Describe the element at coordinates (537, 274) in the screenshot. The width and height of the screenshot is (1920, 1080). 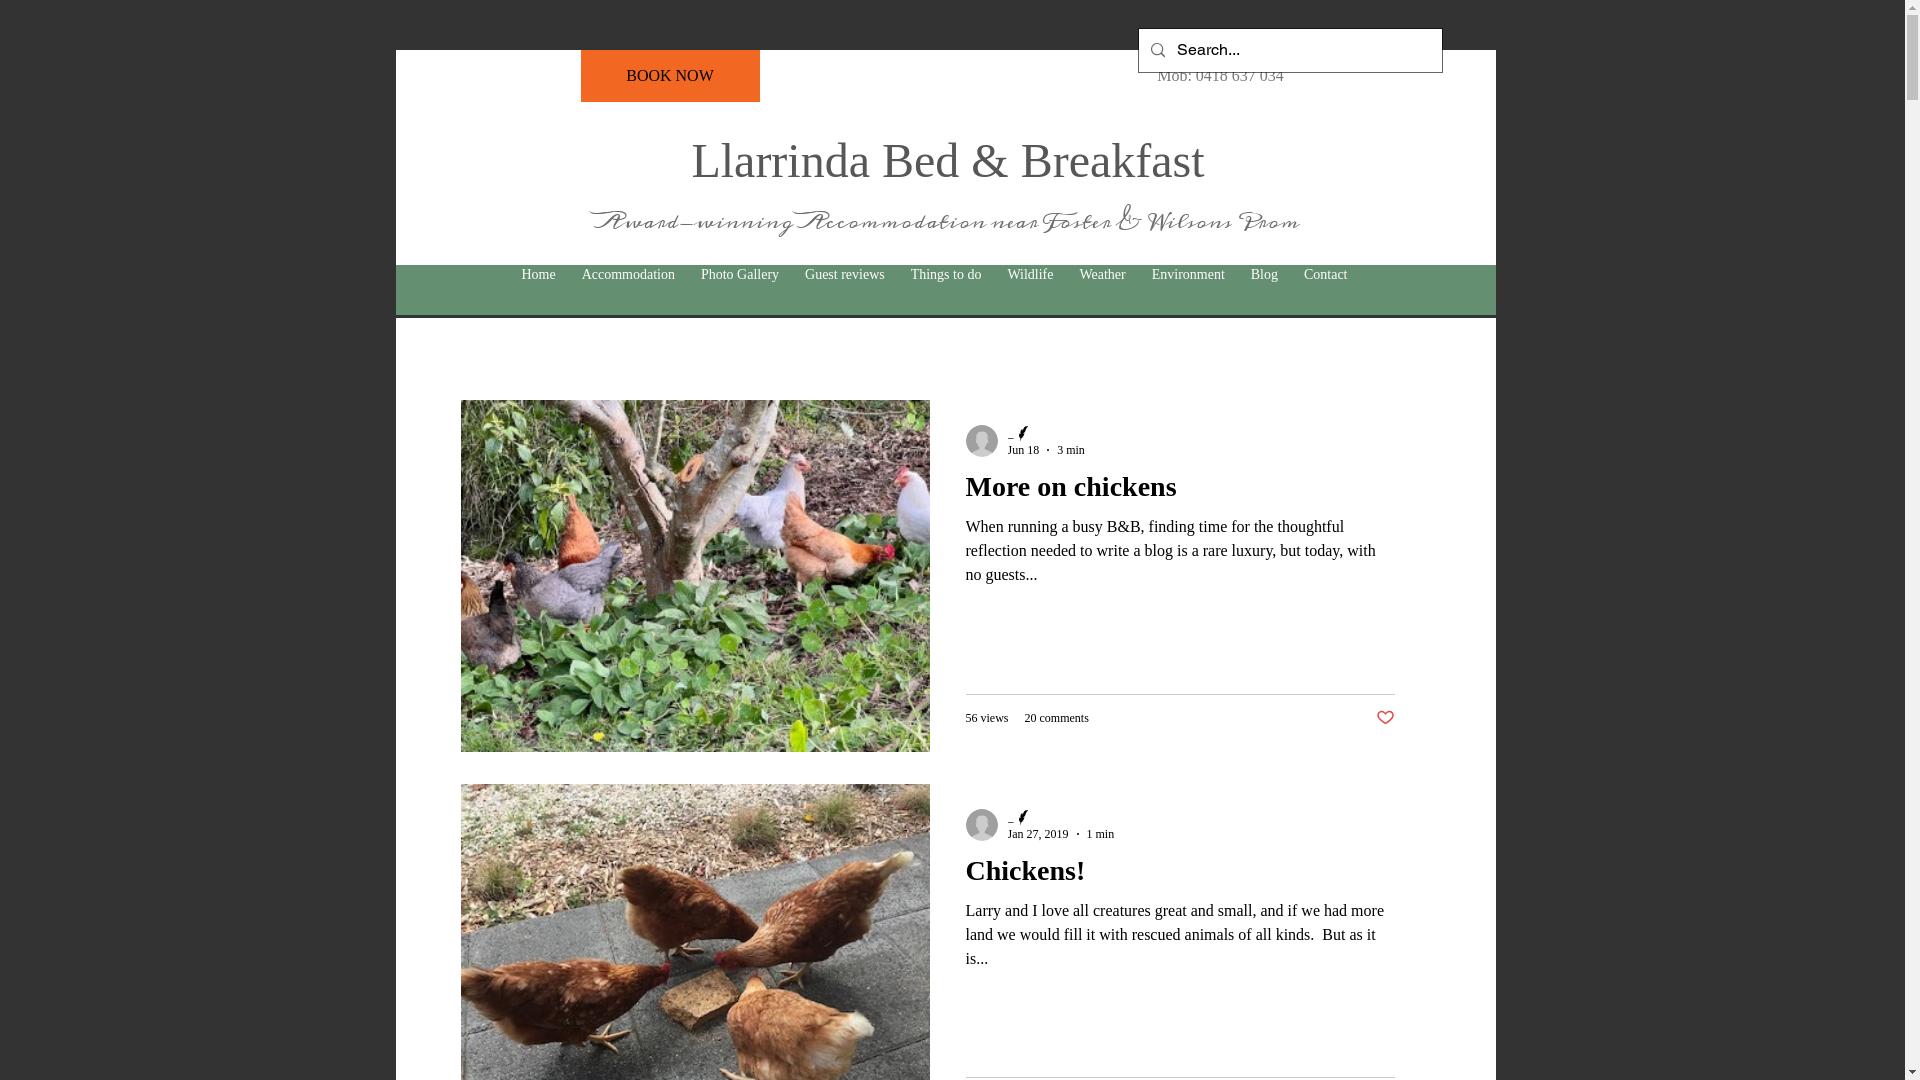
I see `'Home'` at that location.